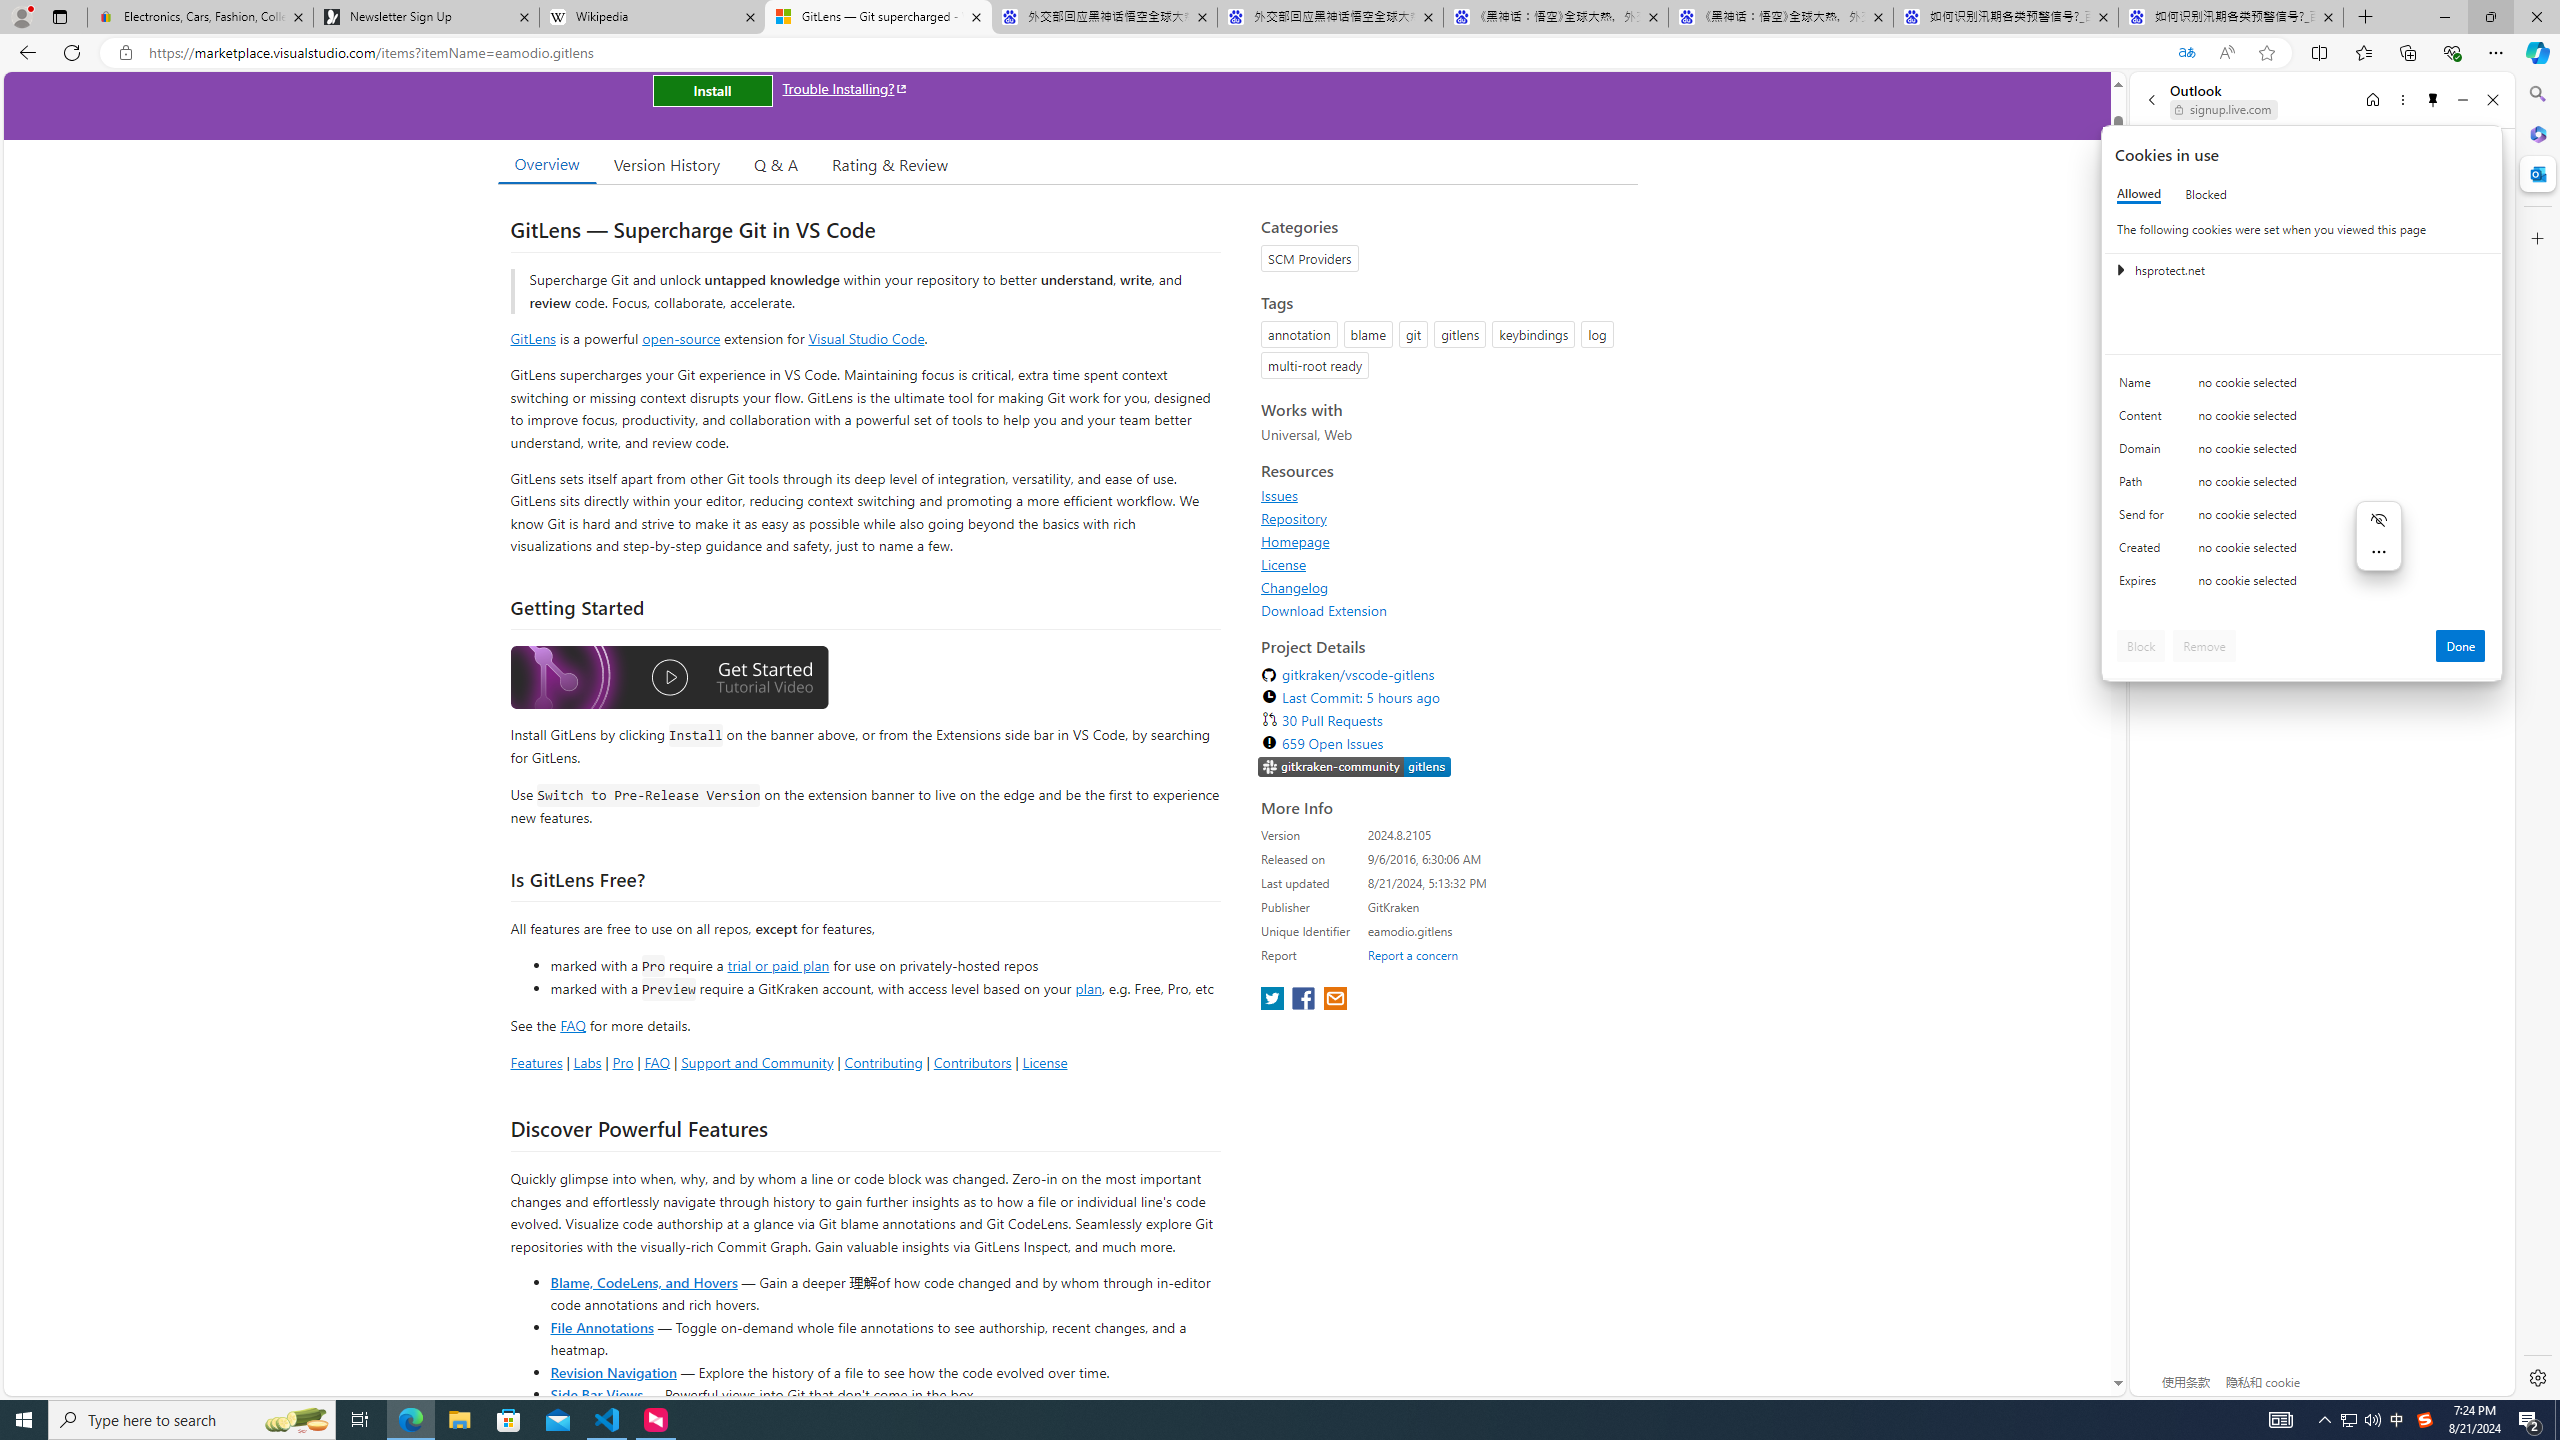 This screenshot has width=2560, height=1440. Describe the element at coordinates (2144, 452) in the screenshot. I see `'Domain'` at that location.